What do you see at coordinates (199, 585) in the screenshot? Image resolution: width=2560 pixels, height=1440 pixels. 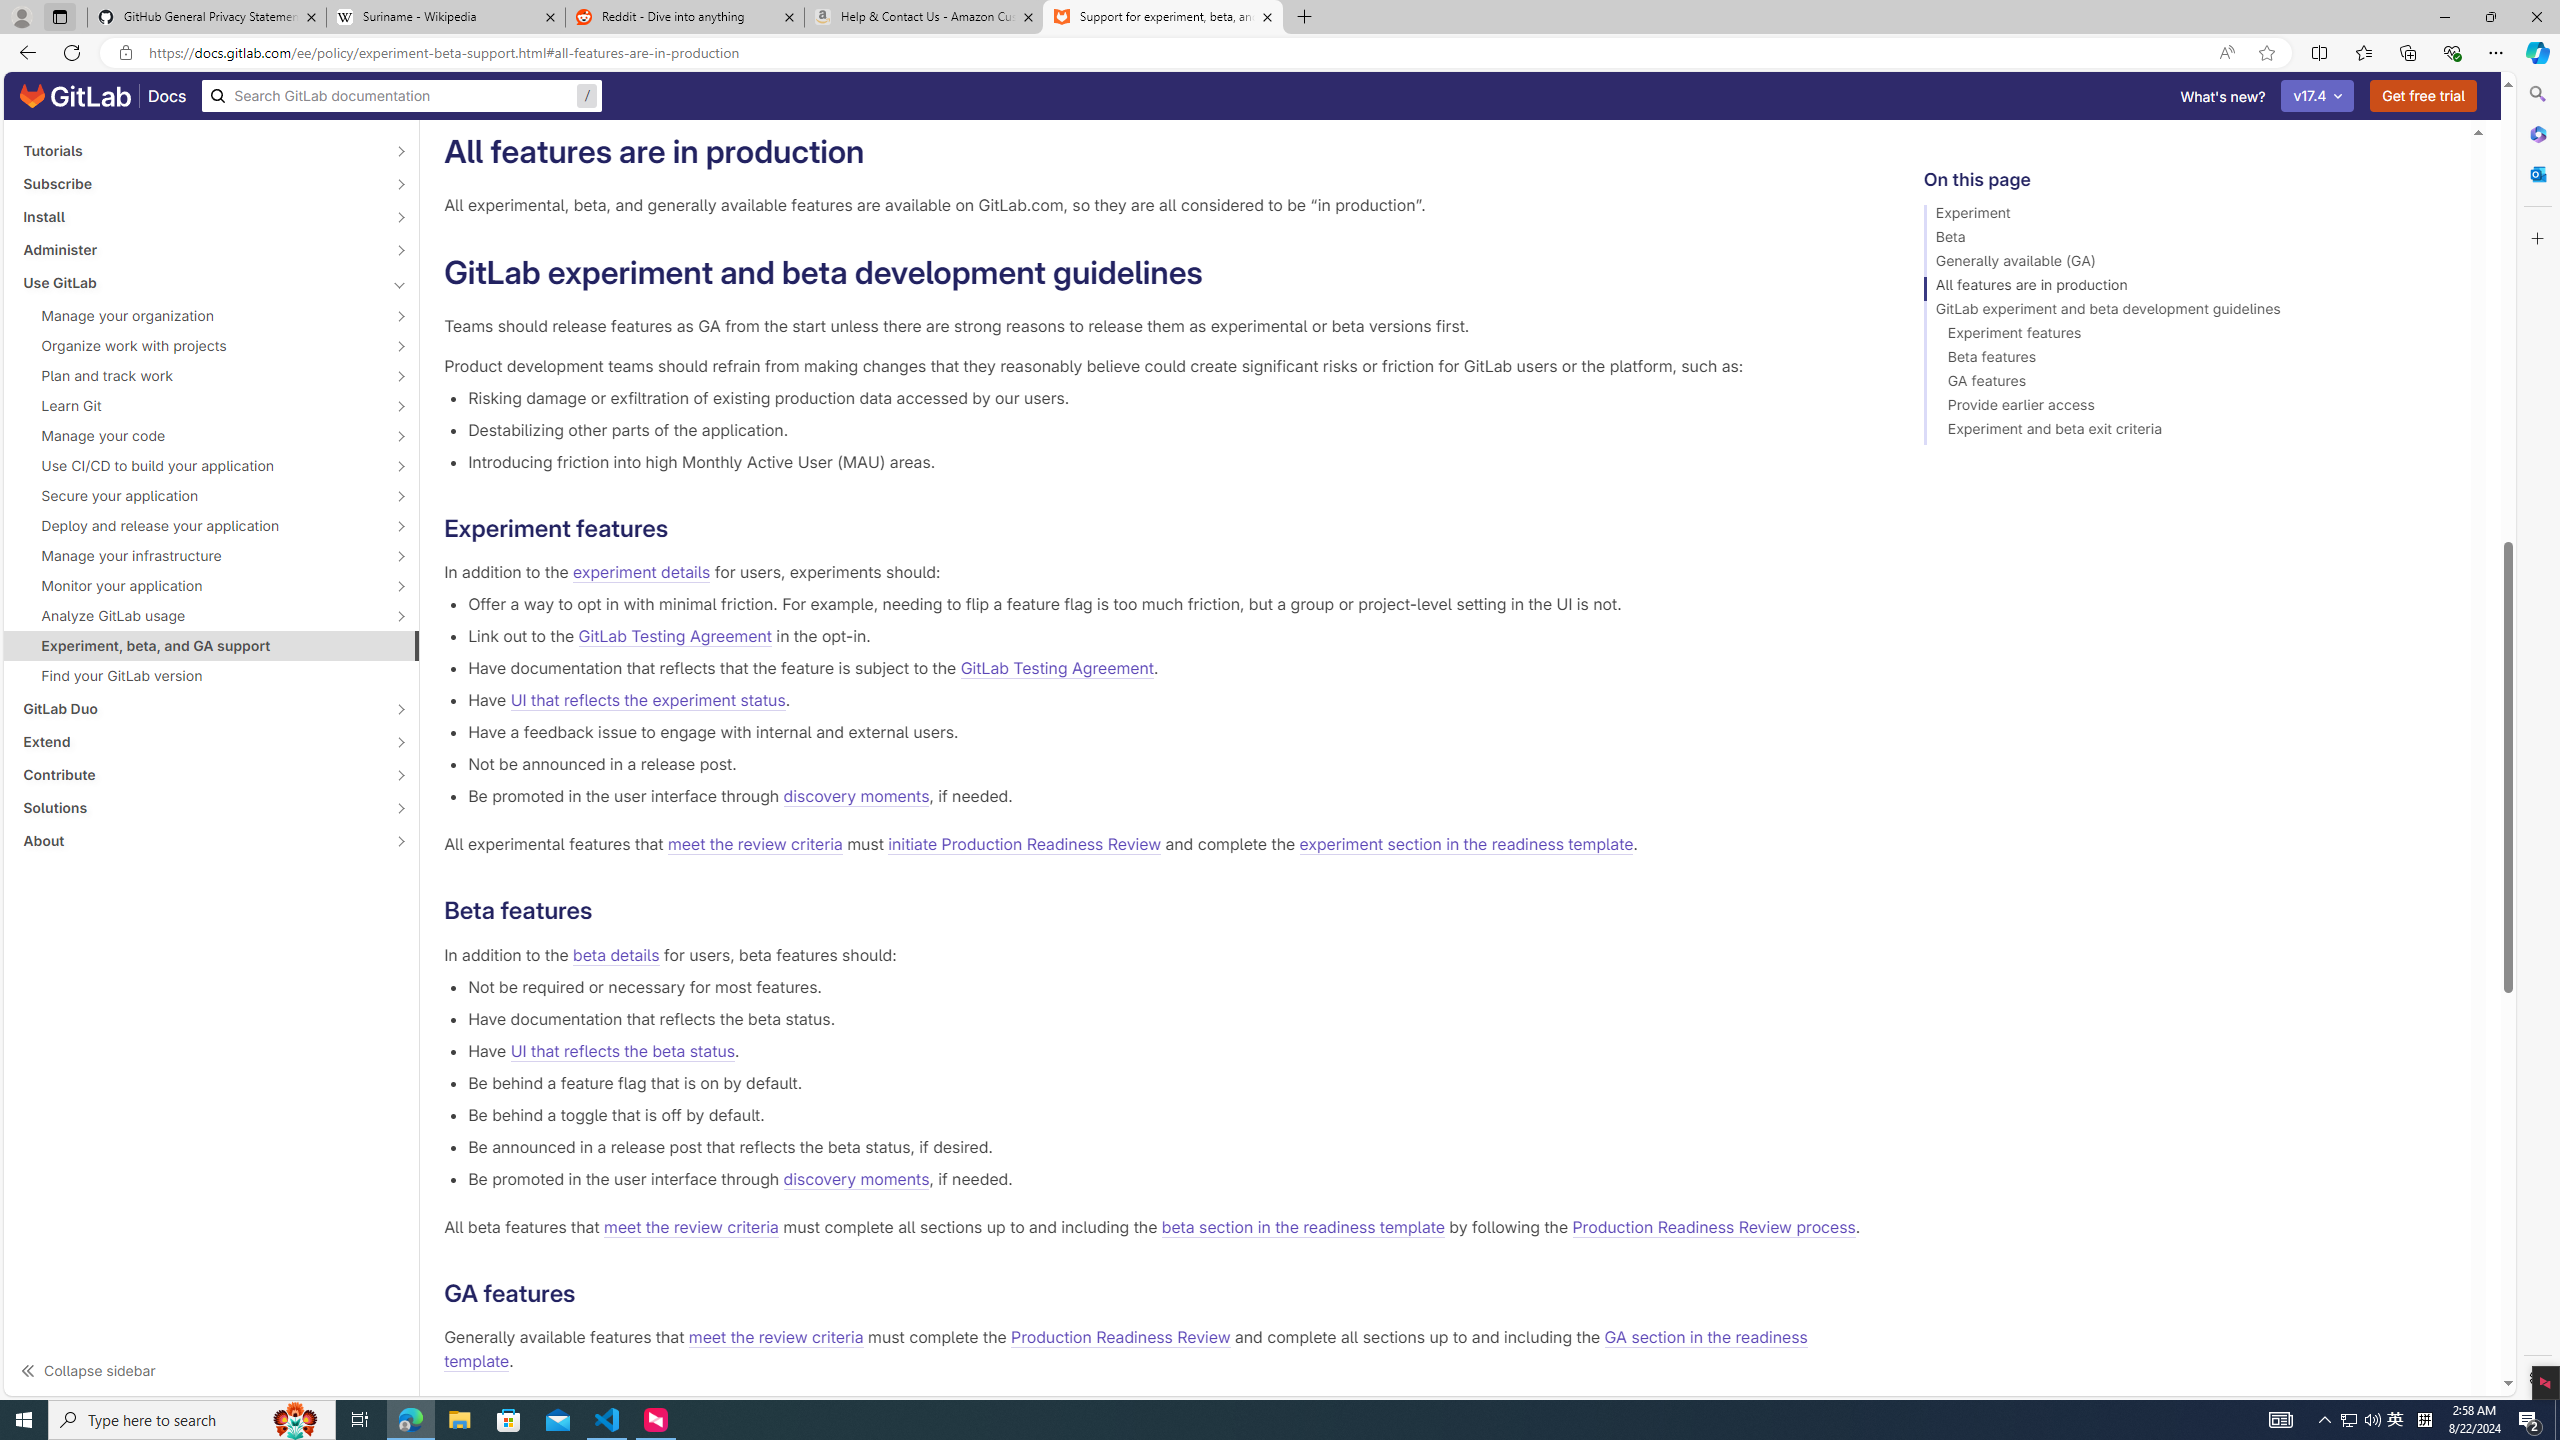 I see `'Monitor your application'` at bounding box center [199, 585].